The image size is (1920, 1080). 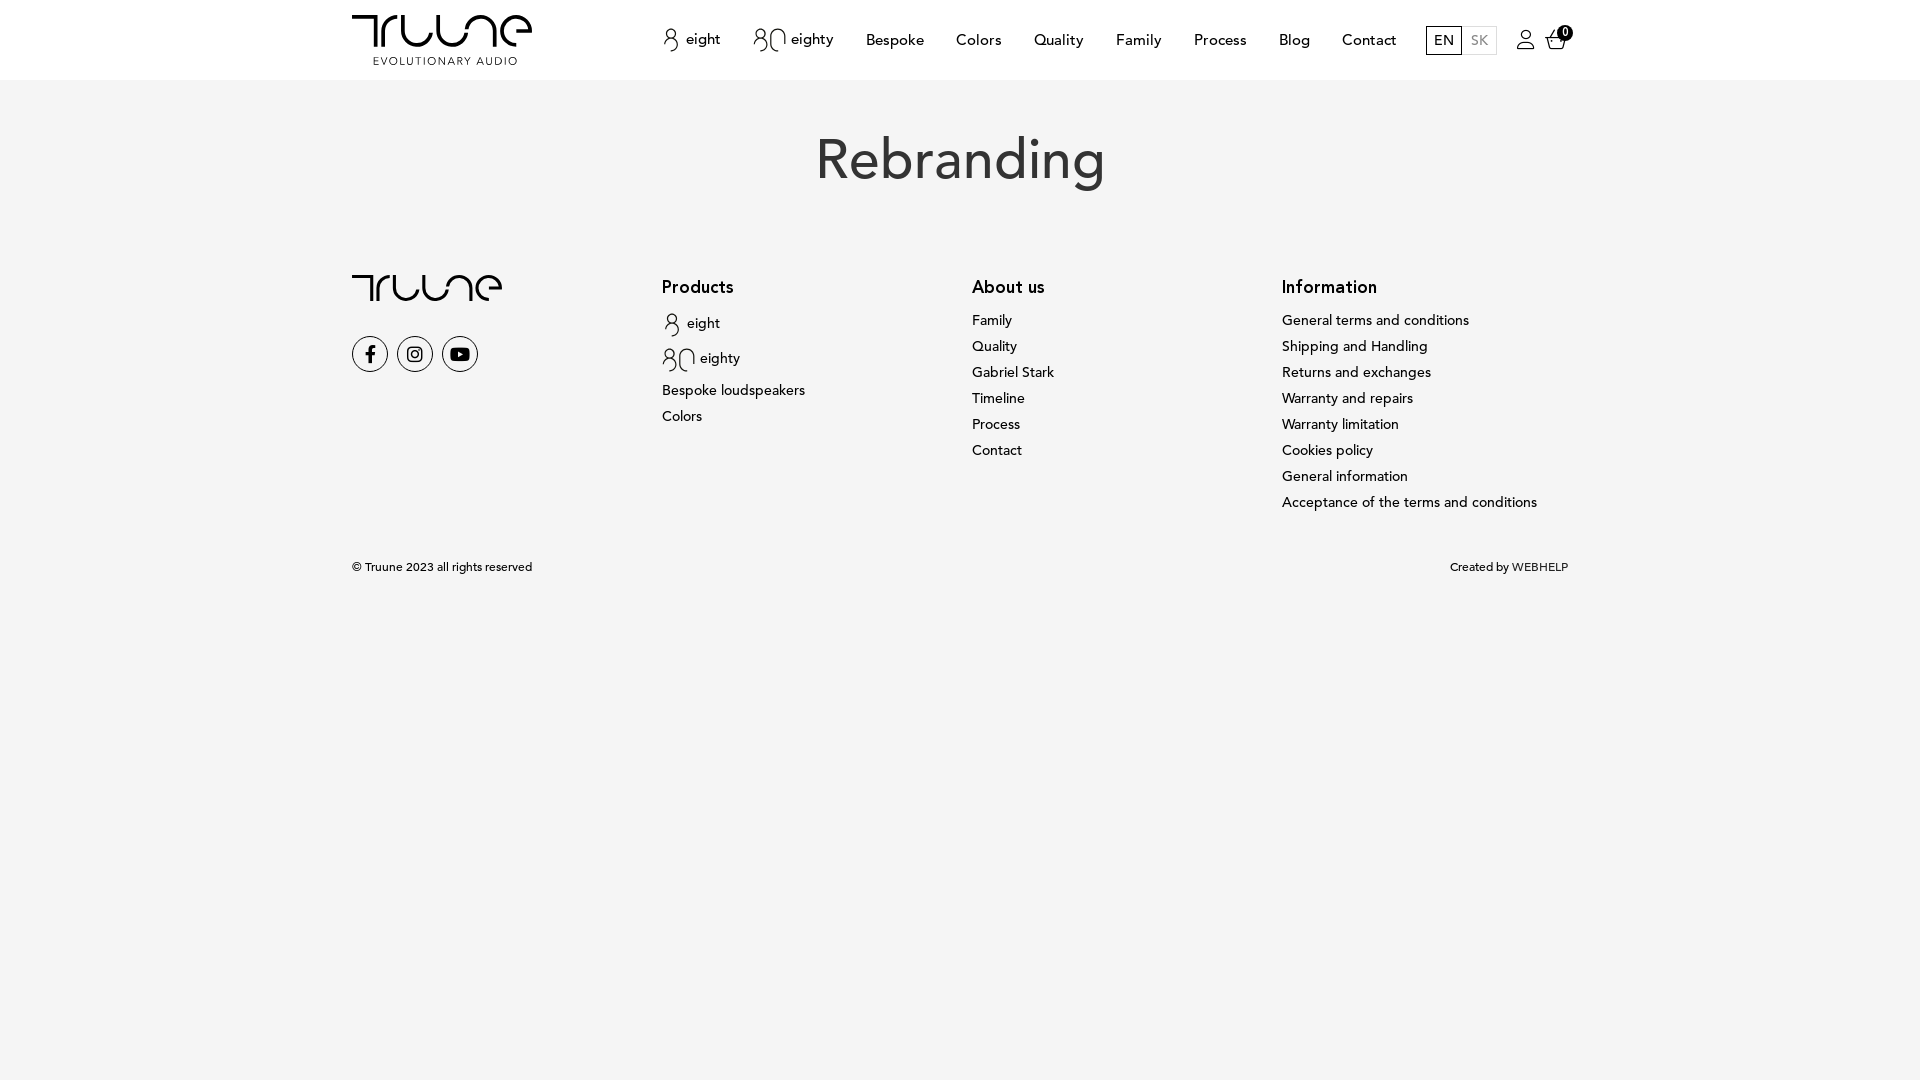 What do you see at coordinates (998, 398) in the screenshot?
I see `'Timeline'` at bounding box center [998, 398].